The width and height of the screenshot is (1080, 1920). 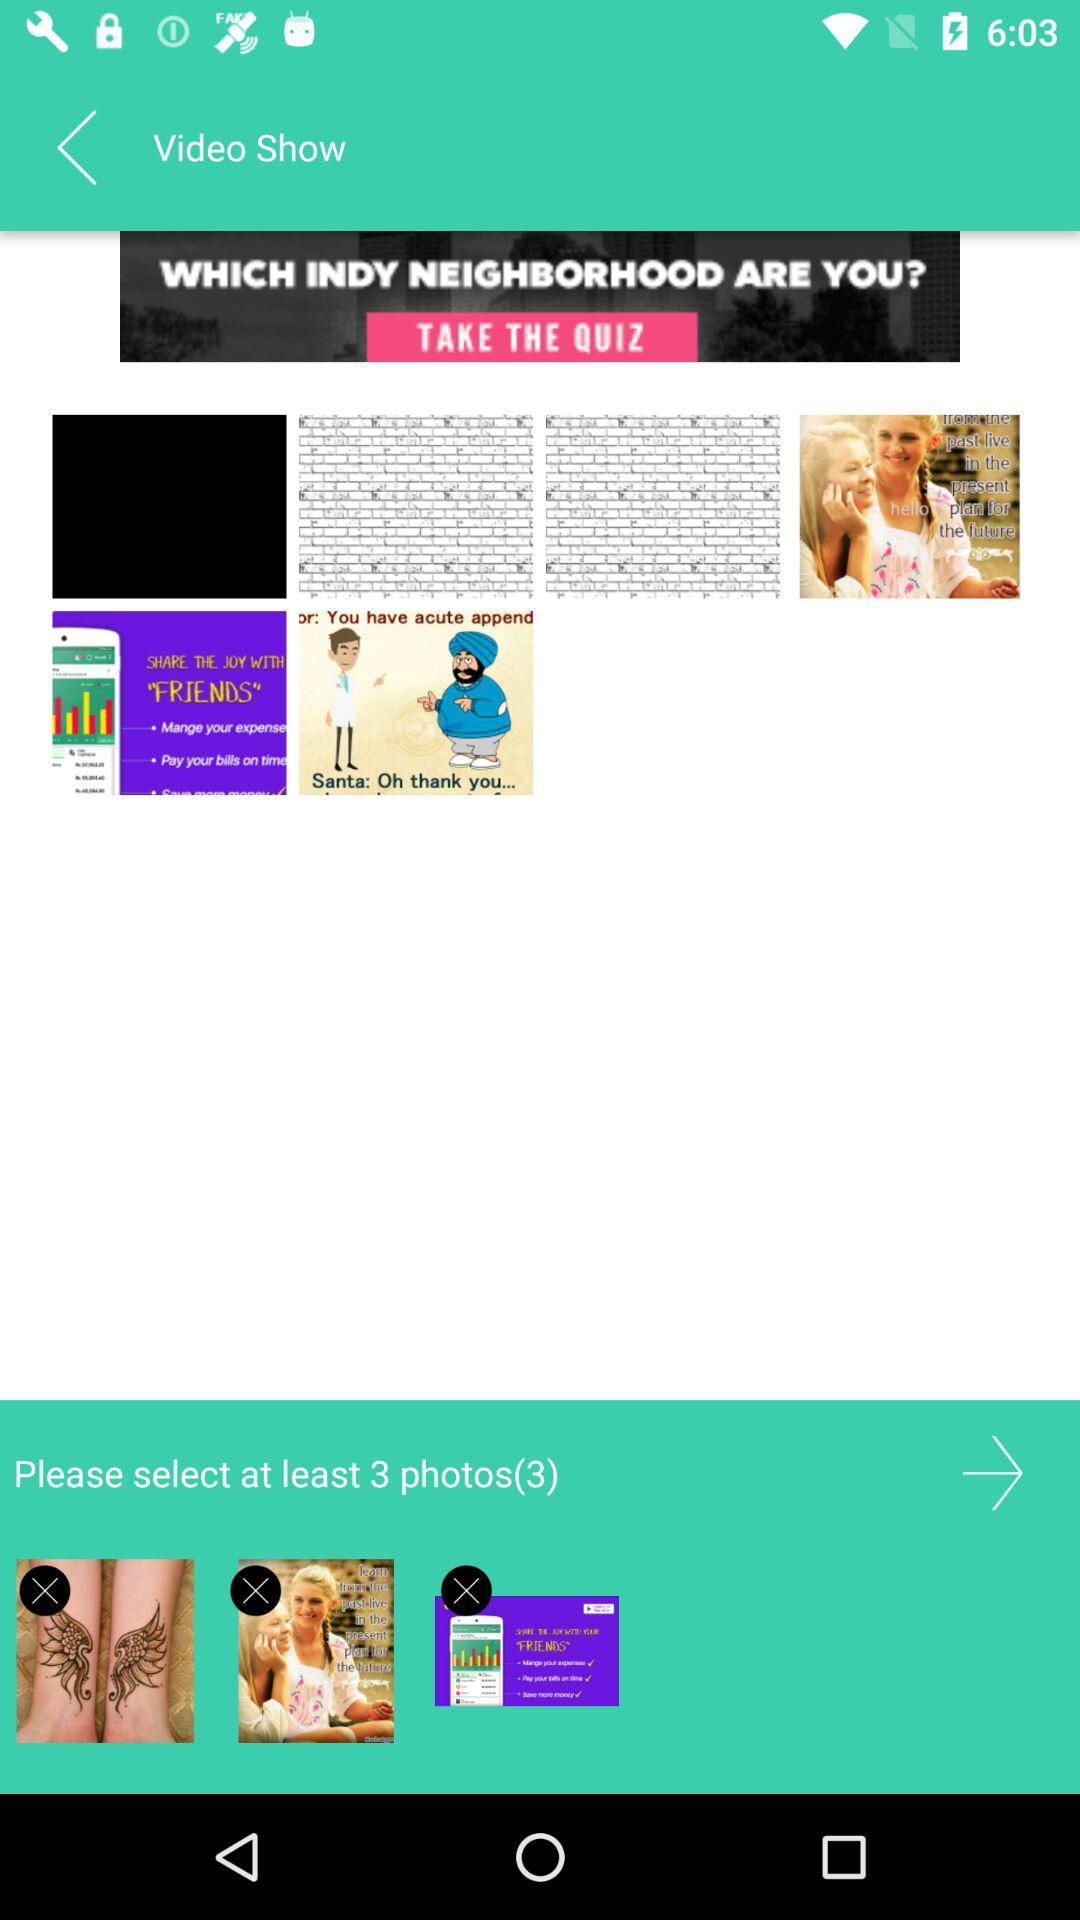 What do you see at coordinates (466, 1589) in the screenshot?
I see `window` at bounding box center [466, 1589].